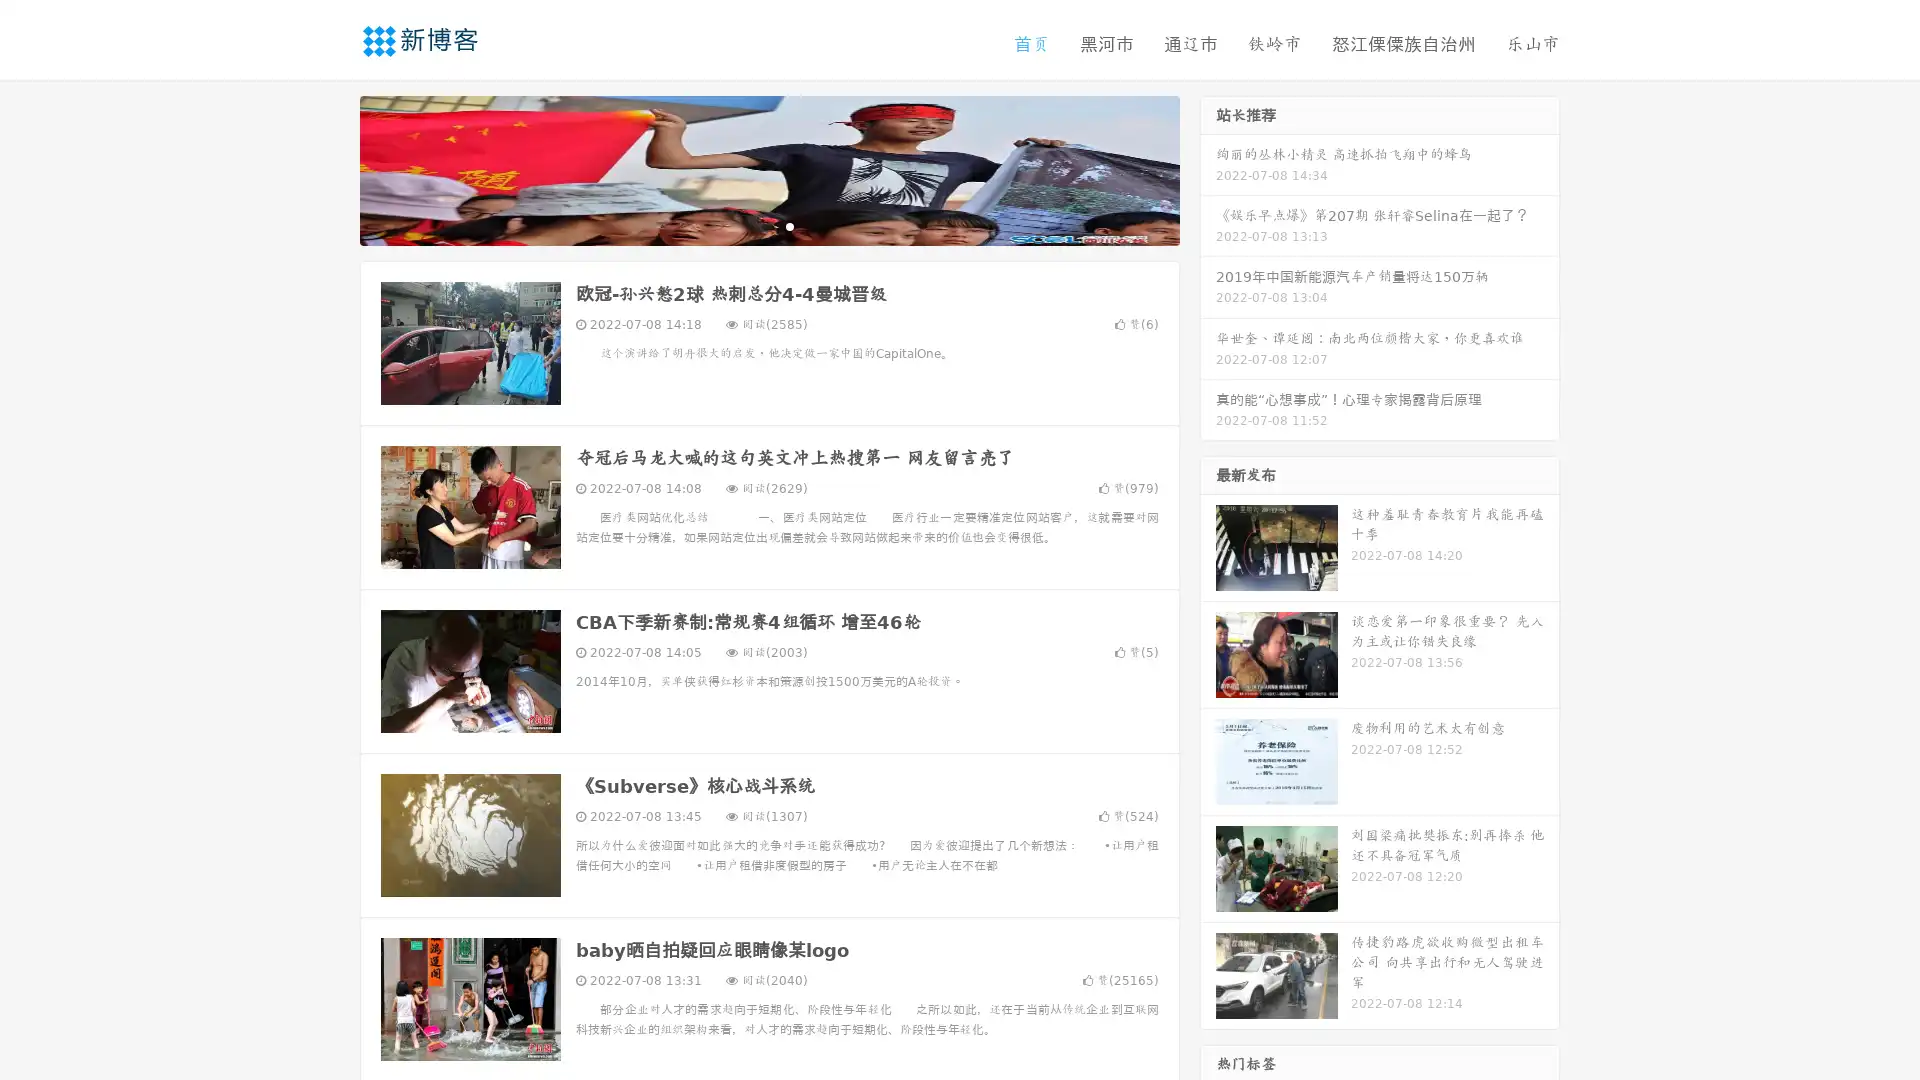  What do you see at coordinates (768, 225) in the screenshot?
I see `Go to slide 2` at bounding box center [768, 225].